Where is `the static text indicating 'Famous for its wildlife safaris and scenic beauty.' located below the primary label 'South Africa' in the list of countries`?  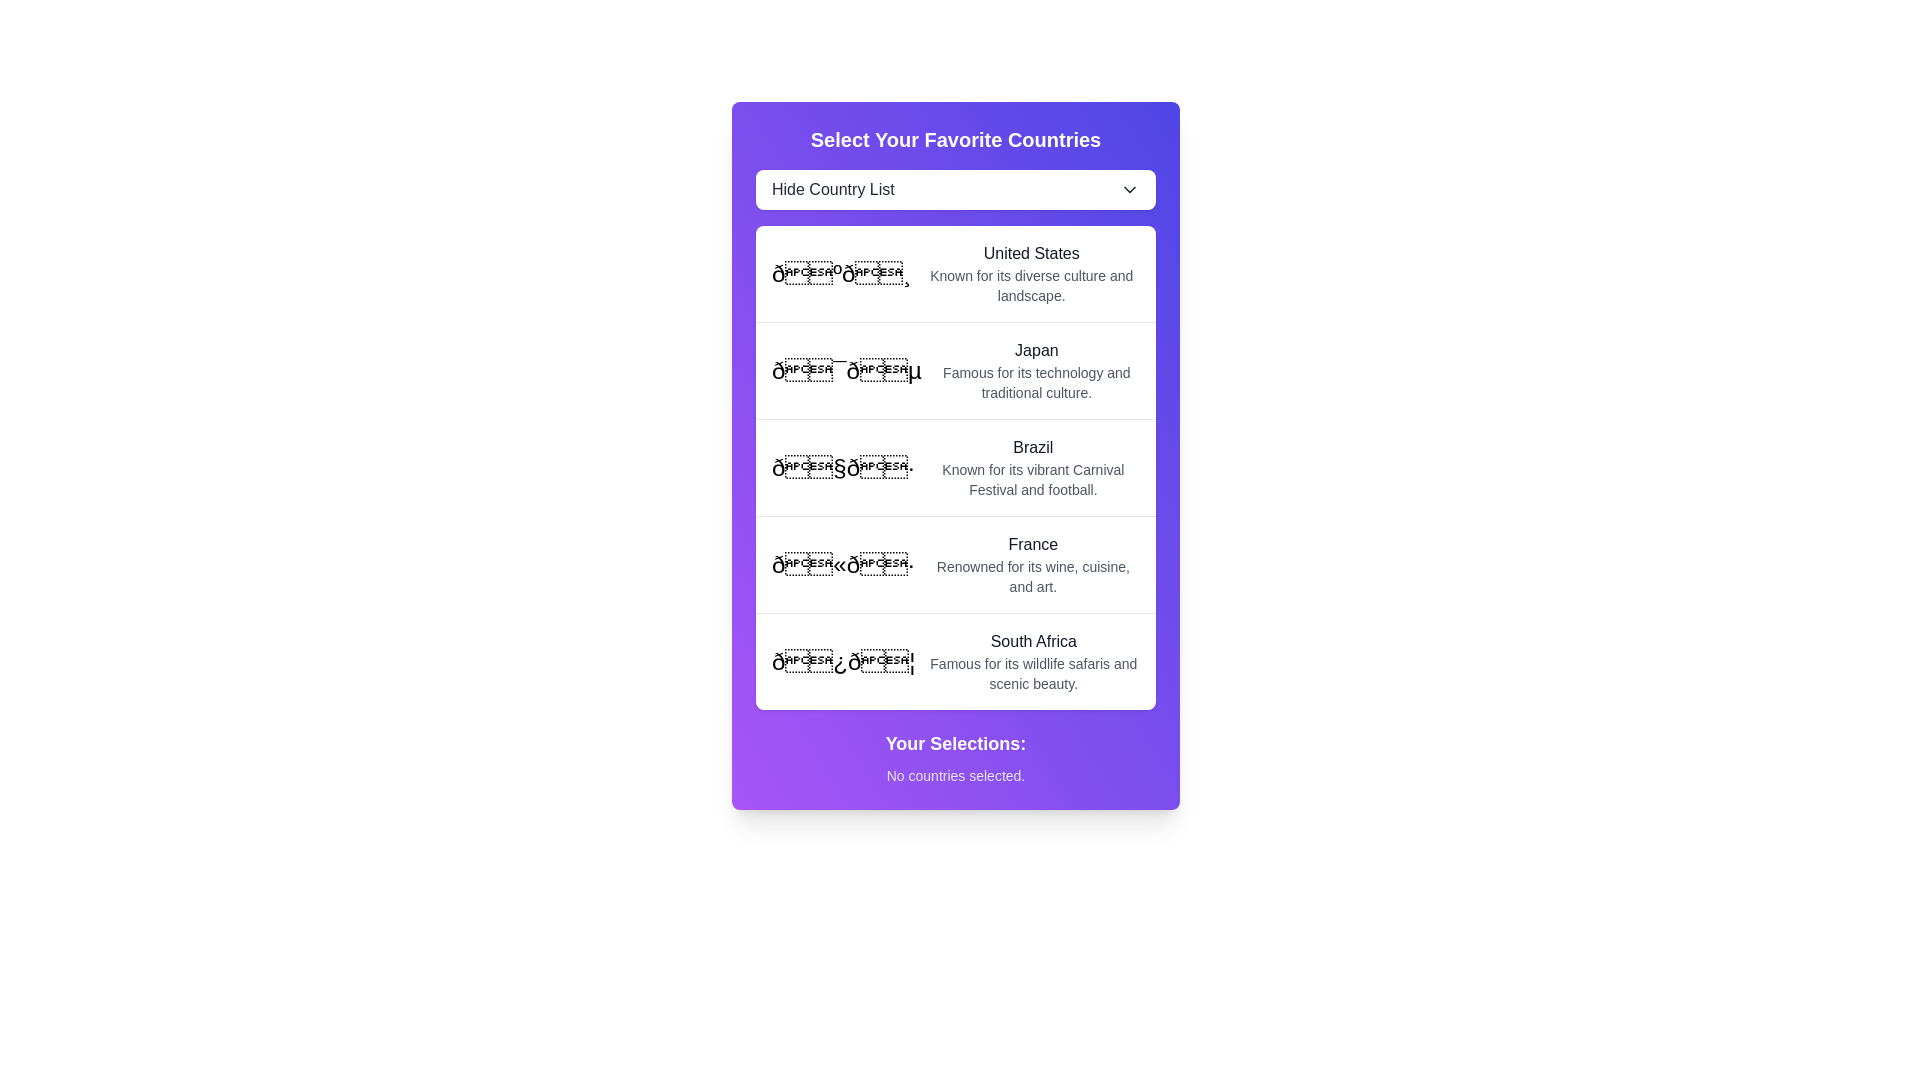 the static text indicating 'Famous for its wildlife safaris and scenic beauty.' located below the primary label 'South Africa' in the list of countries is located at coordinates (1033, 674).